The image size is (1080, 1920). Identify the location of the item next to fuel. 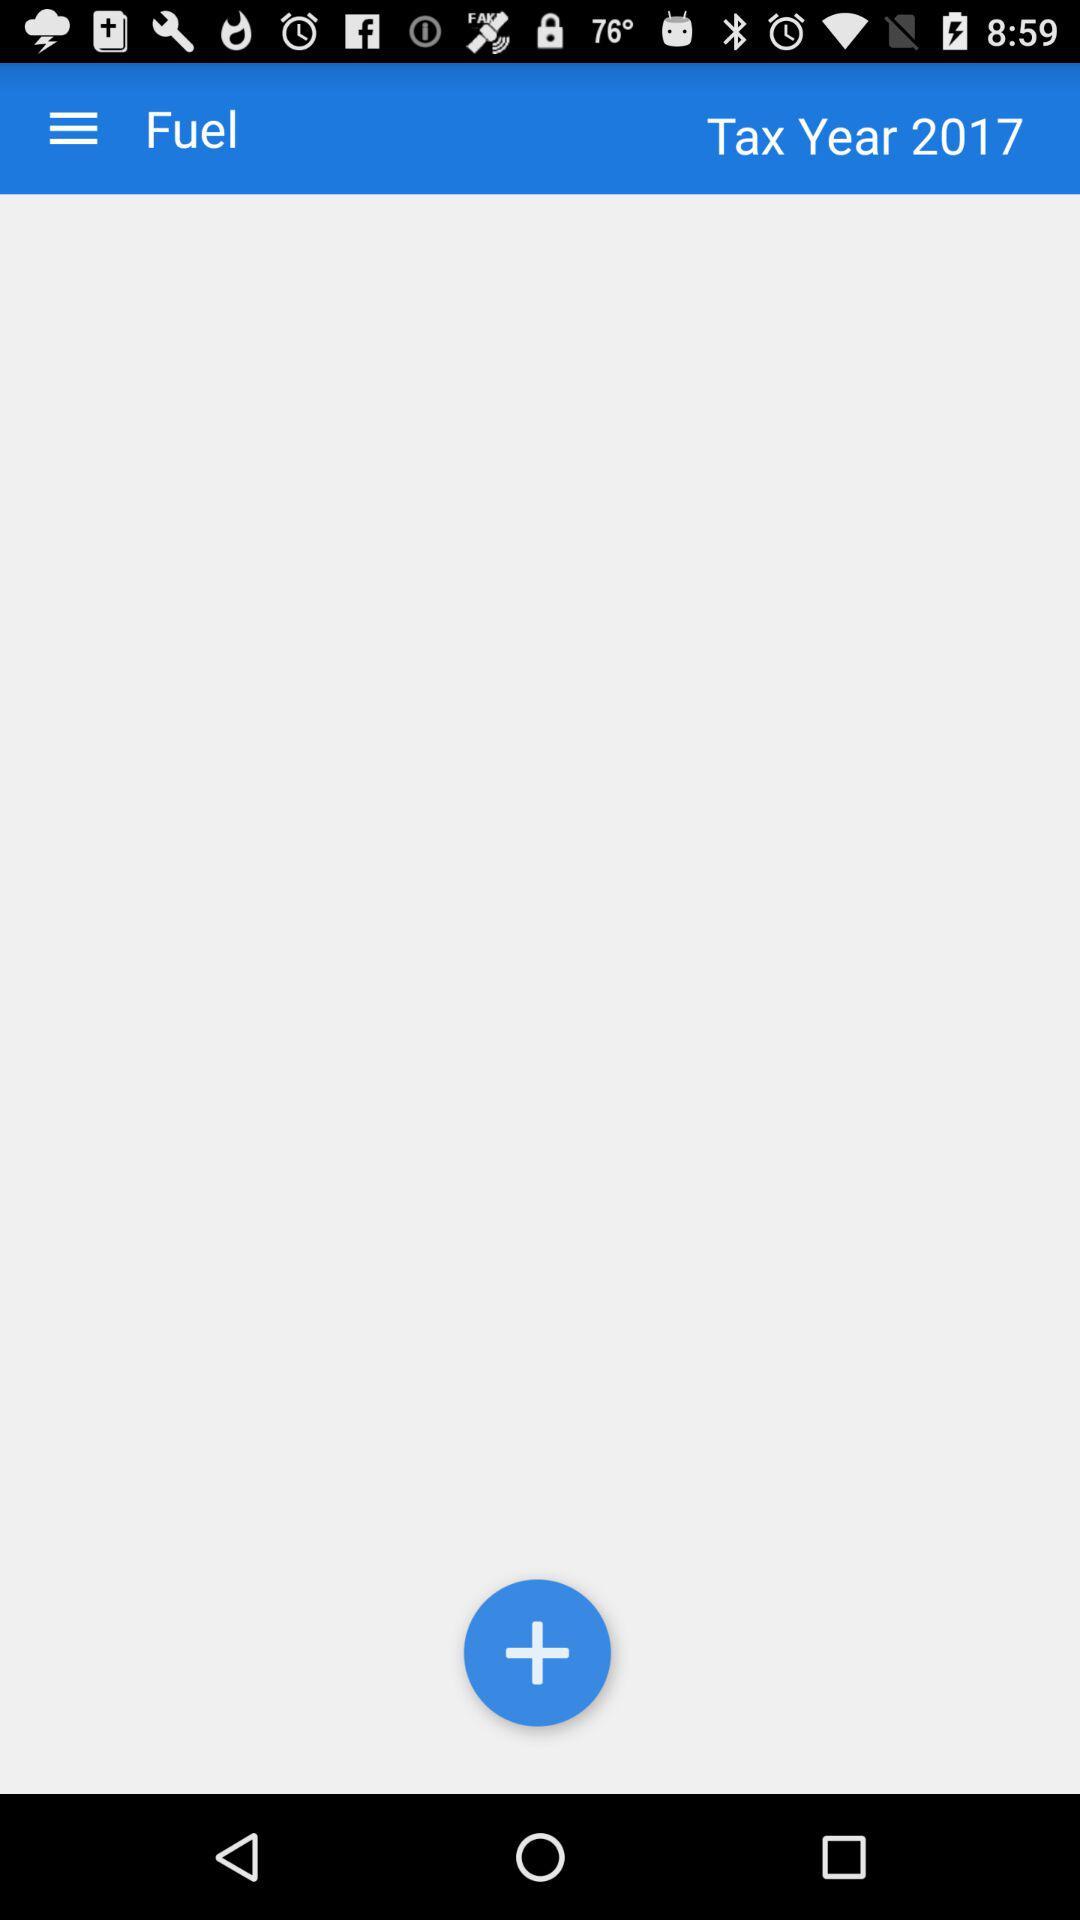
(72, 127).